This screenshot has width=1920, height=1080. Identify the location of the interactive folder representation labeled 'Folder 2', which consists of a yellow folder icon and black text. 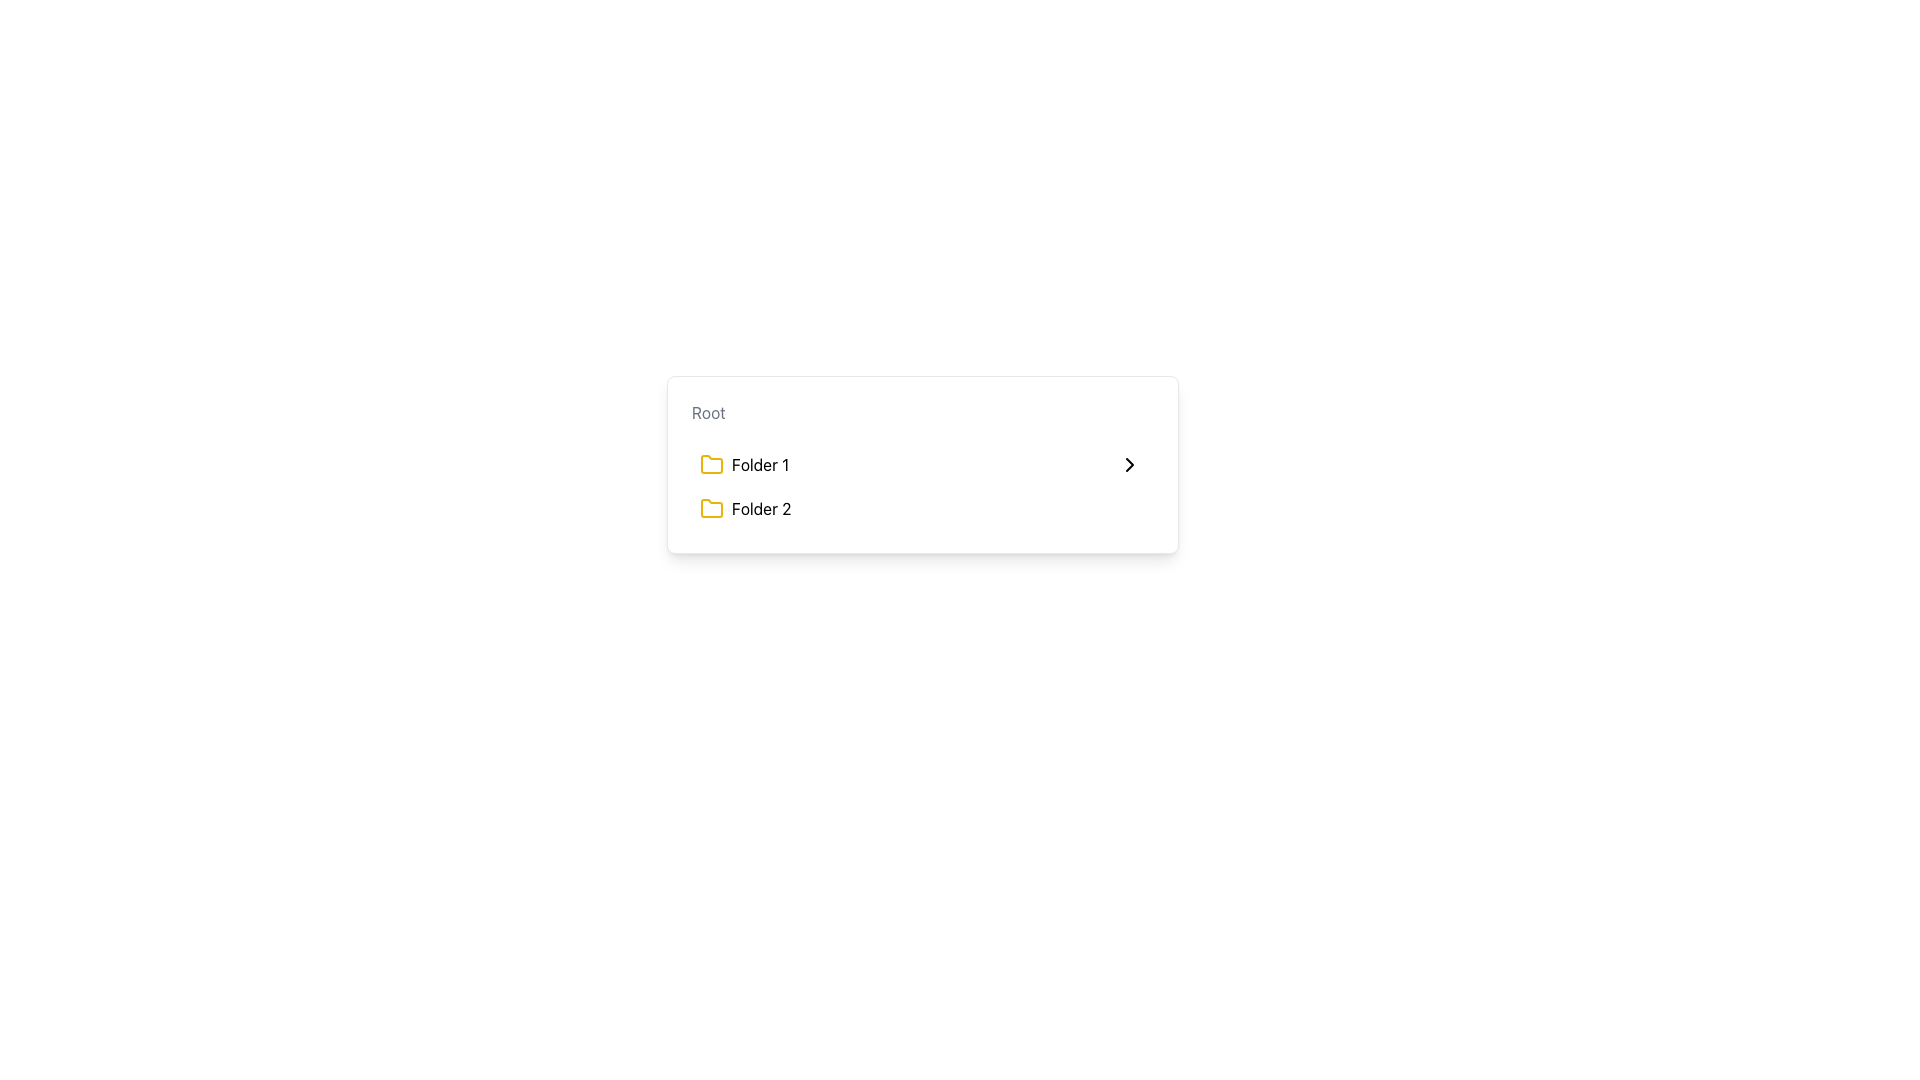
(744, 508).